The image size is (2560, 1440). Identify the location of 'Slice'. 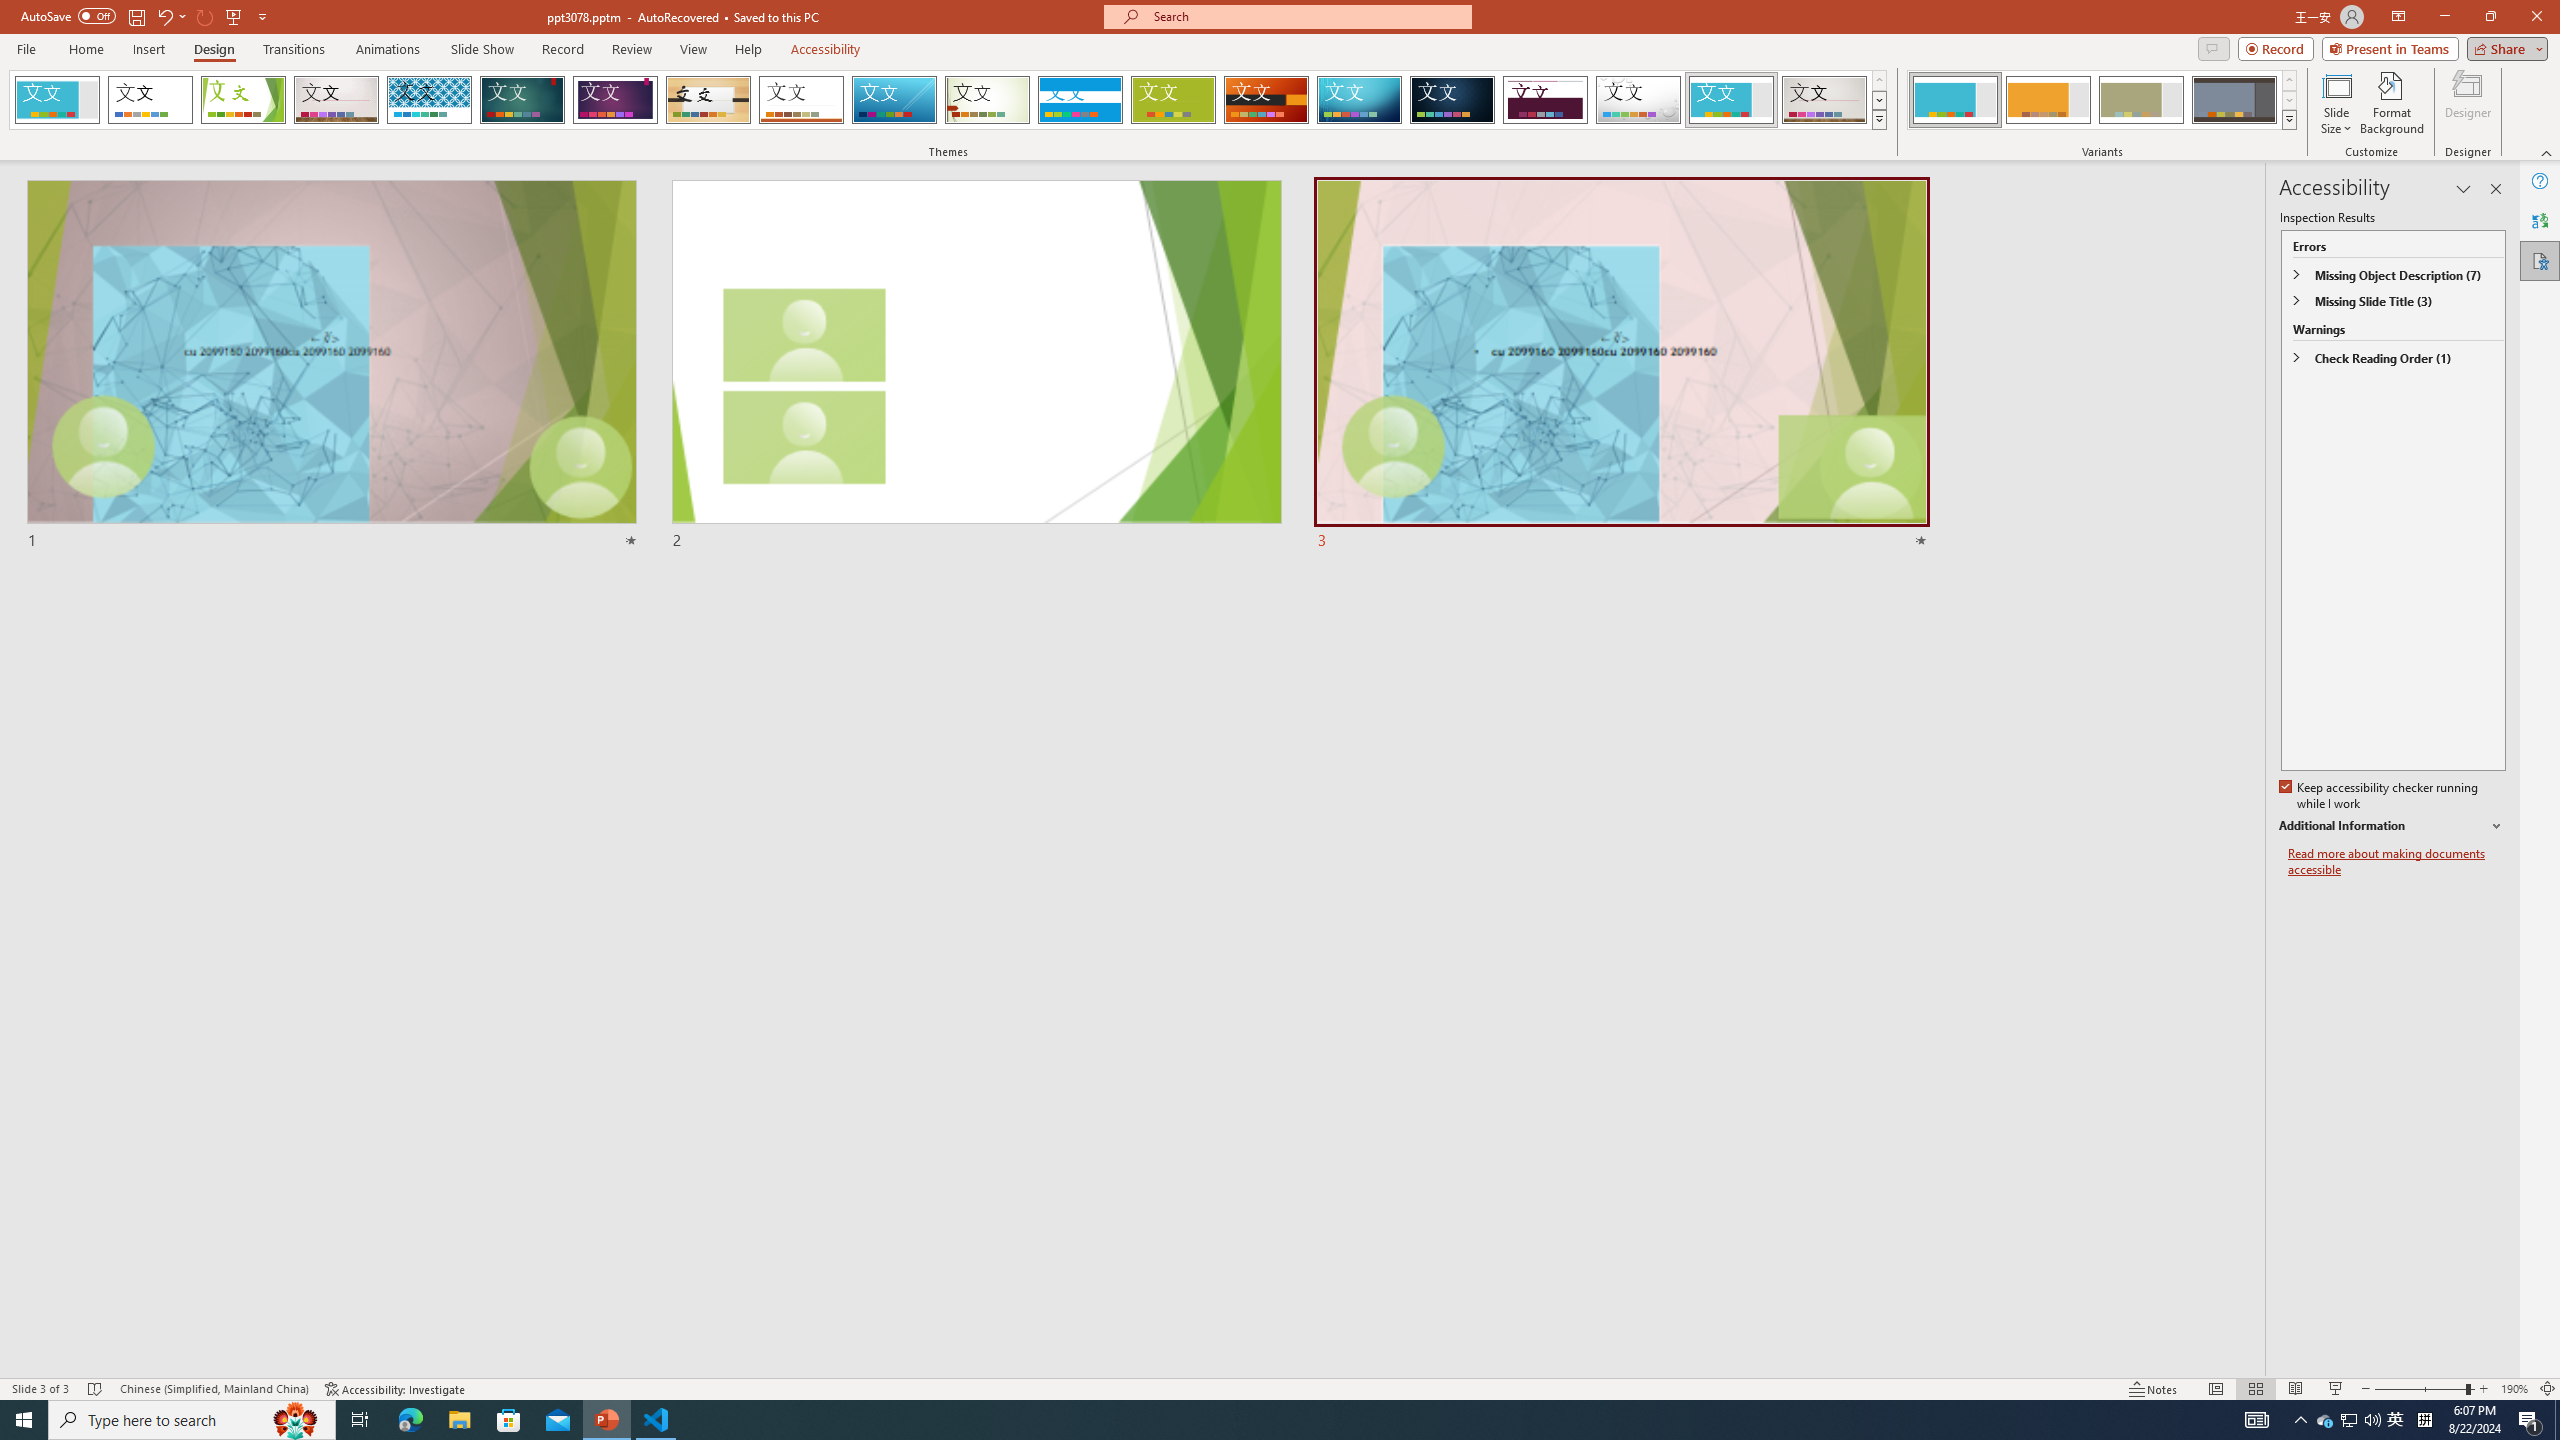
(893, 99).